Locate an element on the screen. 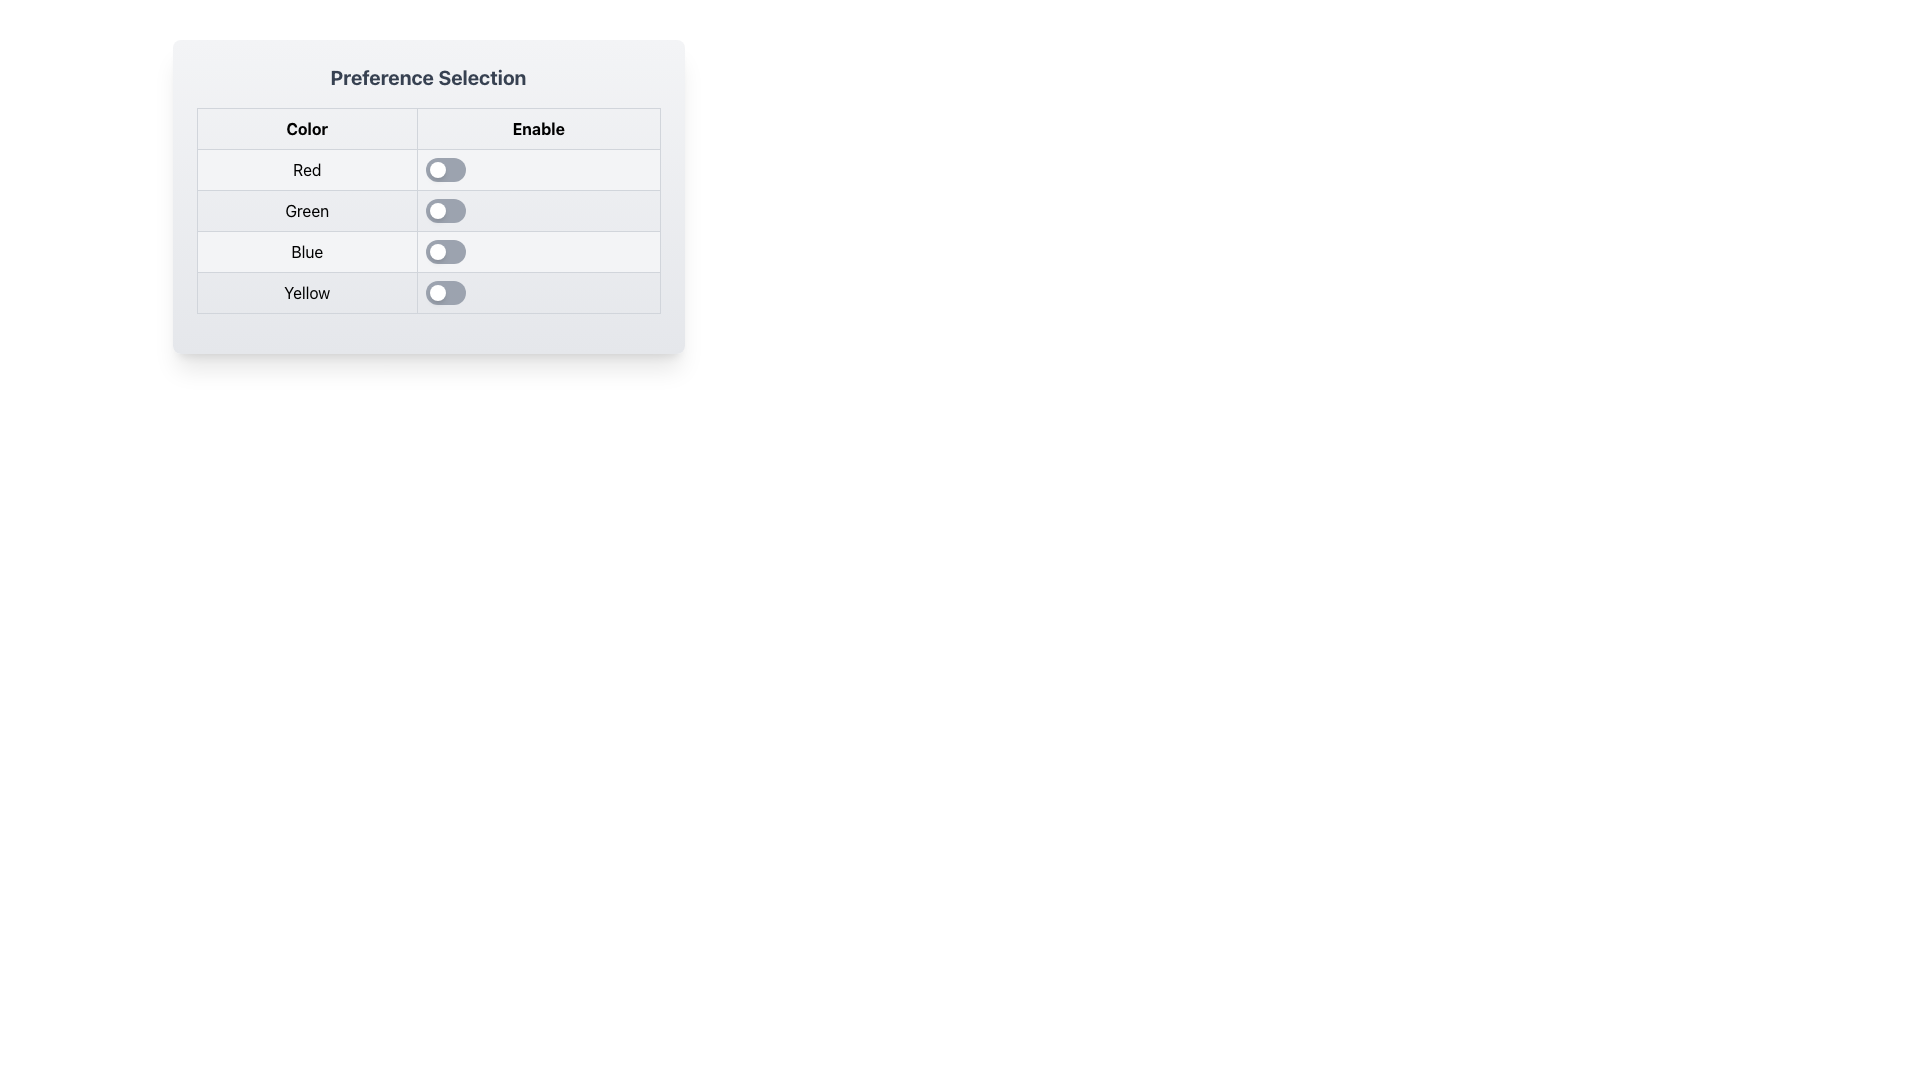 Image resolution: width=1920 pixels, height=1080 pixels. the toggle knob of the switch corresponding to the 'Yellow' option is located at coordinates (436, 293).